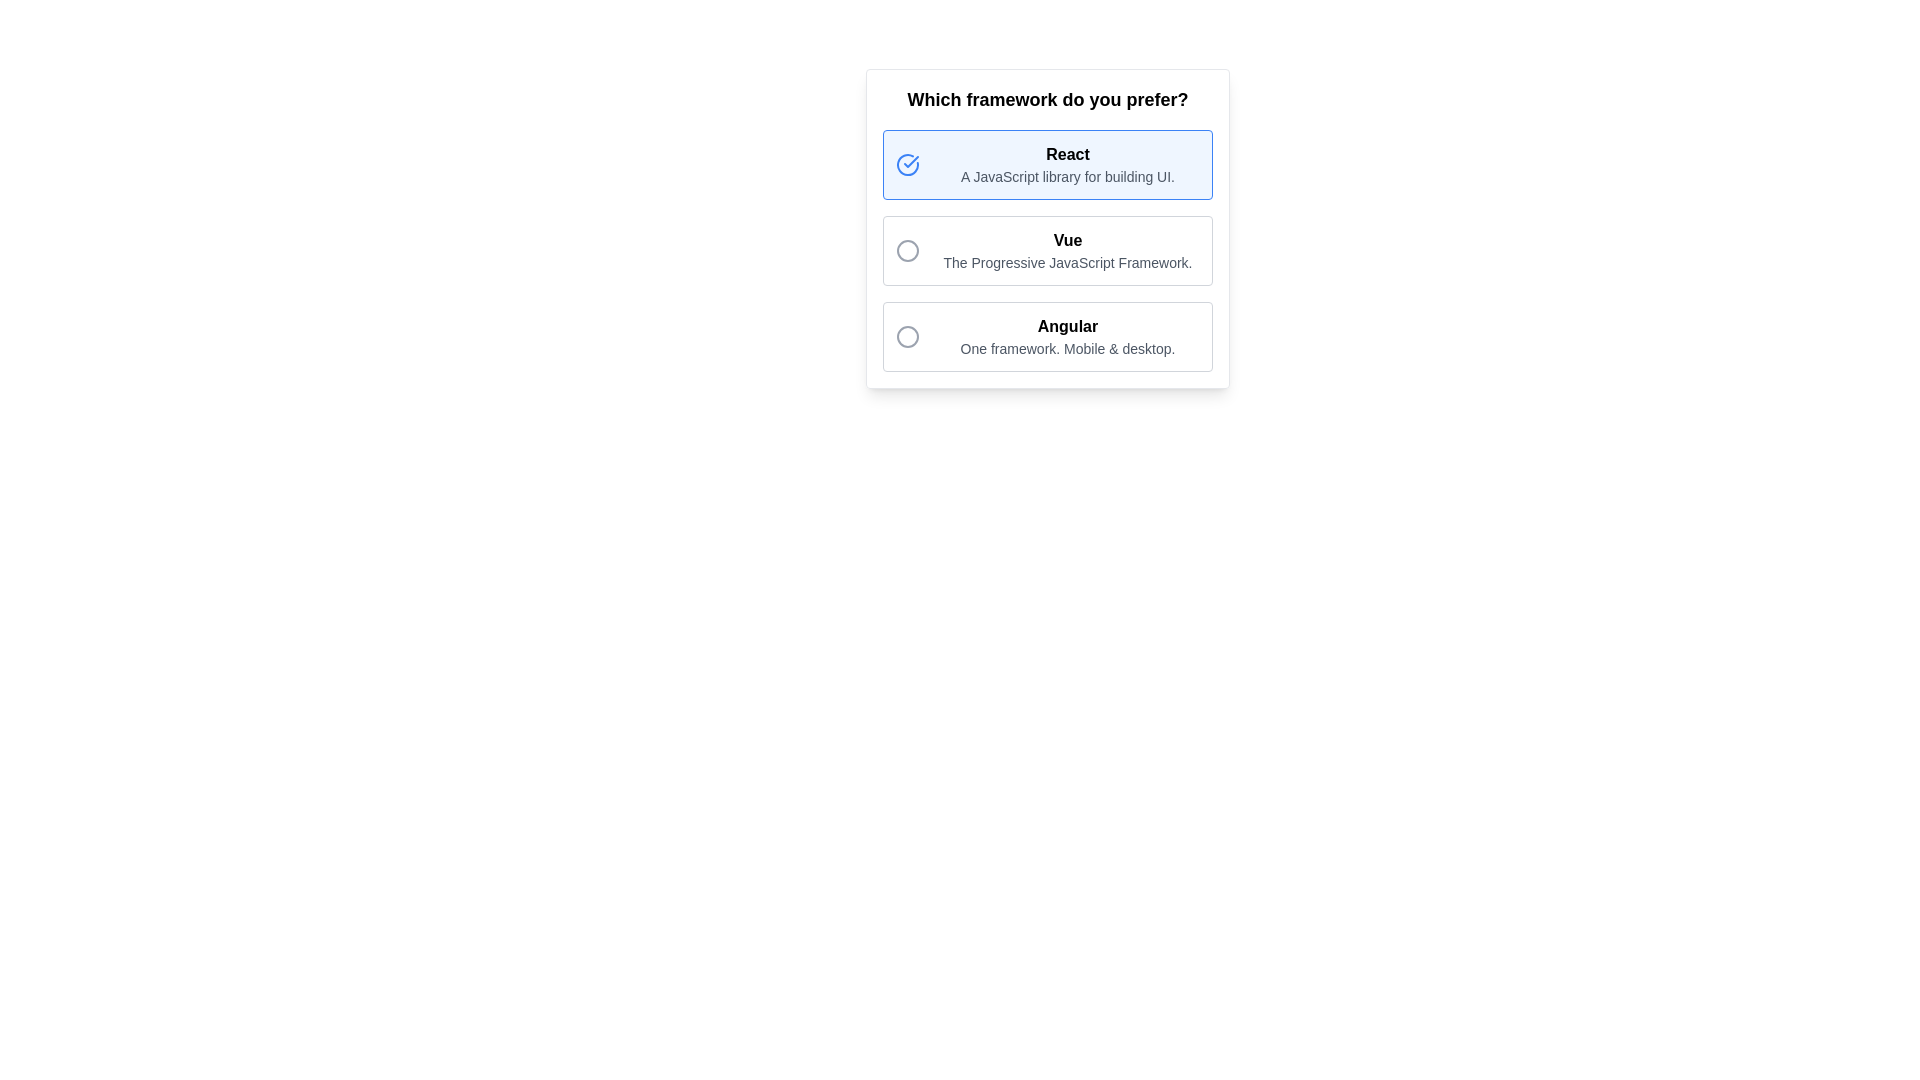  Describe the element at coordinates (1067, 176) in the screenshot. I see `text label displaying 'A JavaScript library for building UI.' located beneath the title 'React' in the highlighted 'React' option card` at that location.